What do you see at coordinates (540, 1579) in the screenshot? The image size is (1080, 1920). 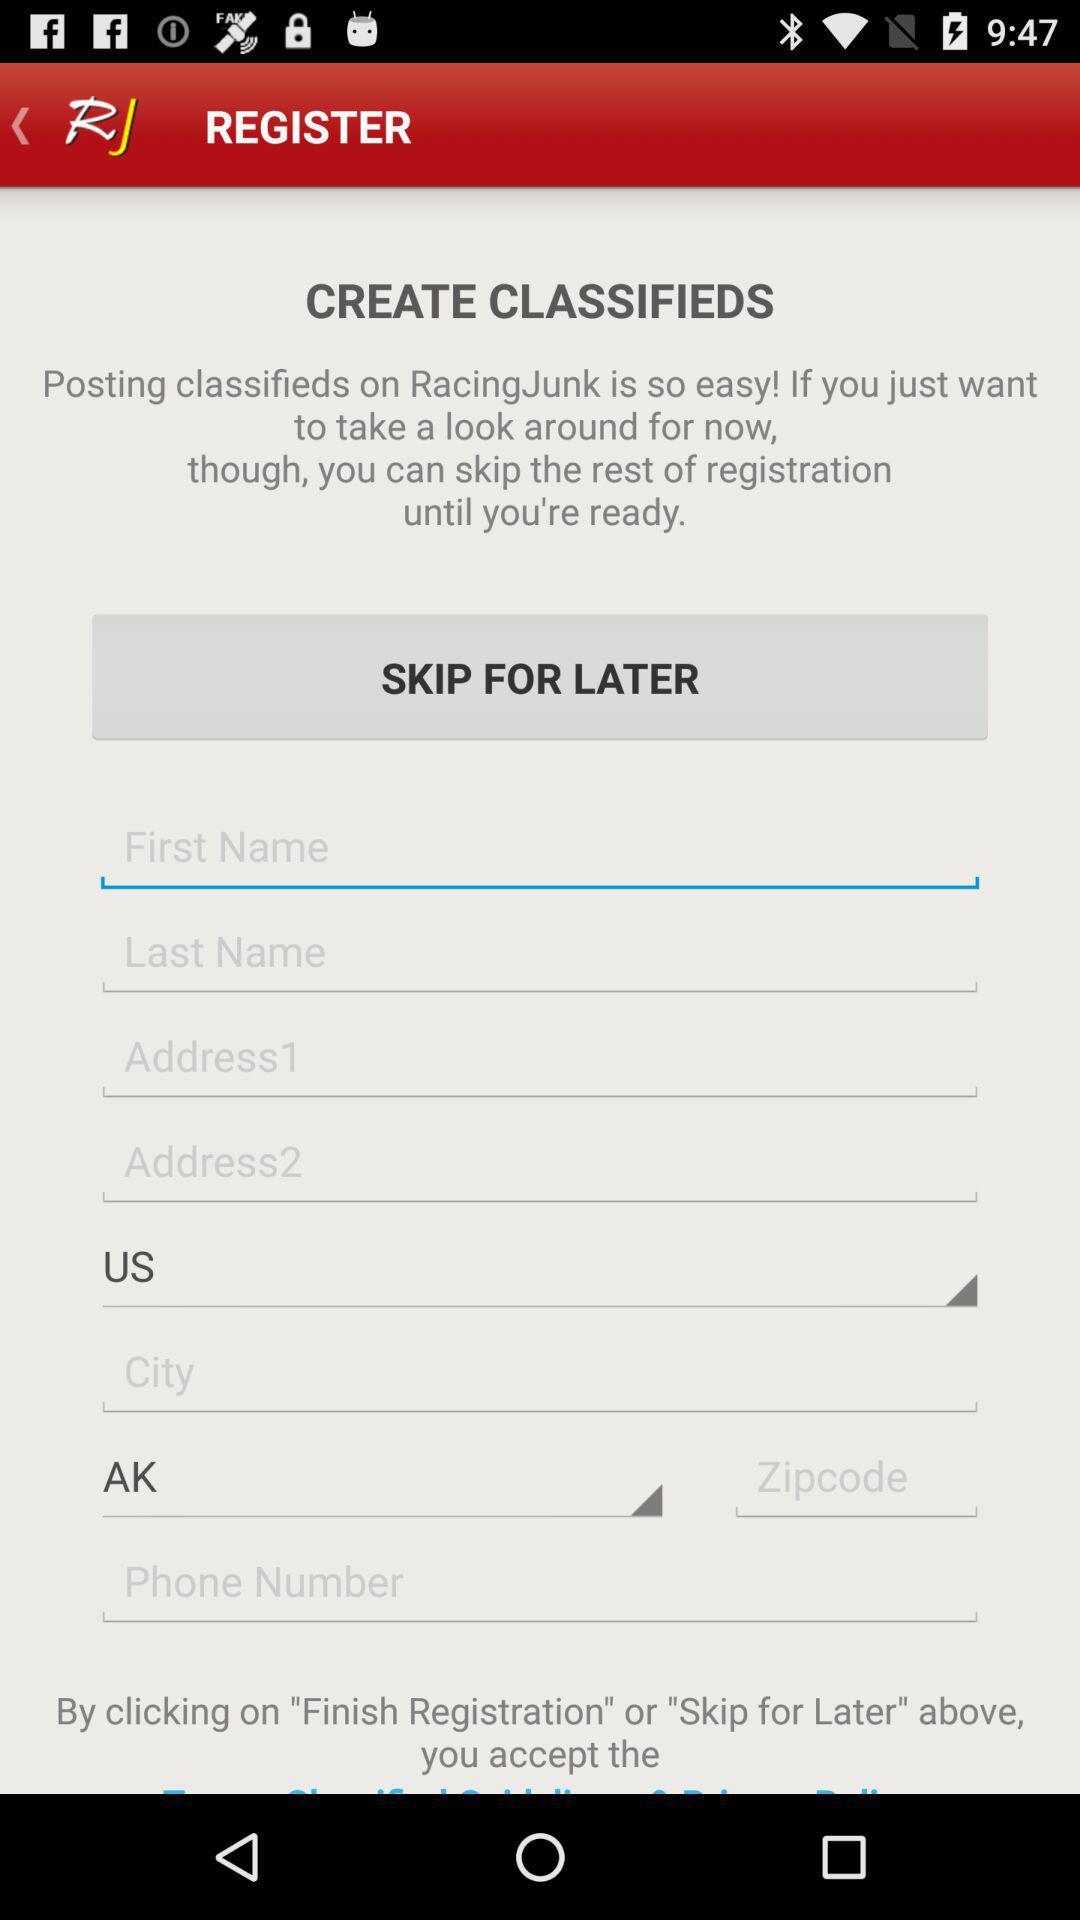 I see `phone number` at bounding box center [540, 1579].